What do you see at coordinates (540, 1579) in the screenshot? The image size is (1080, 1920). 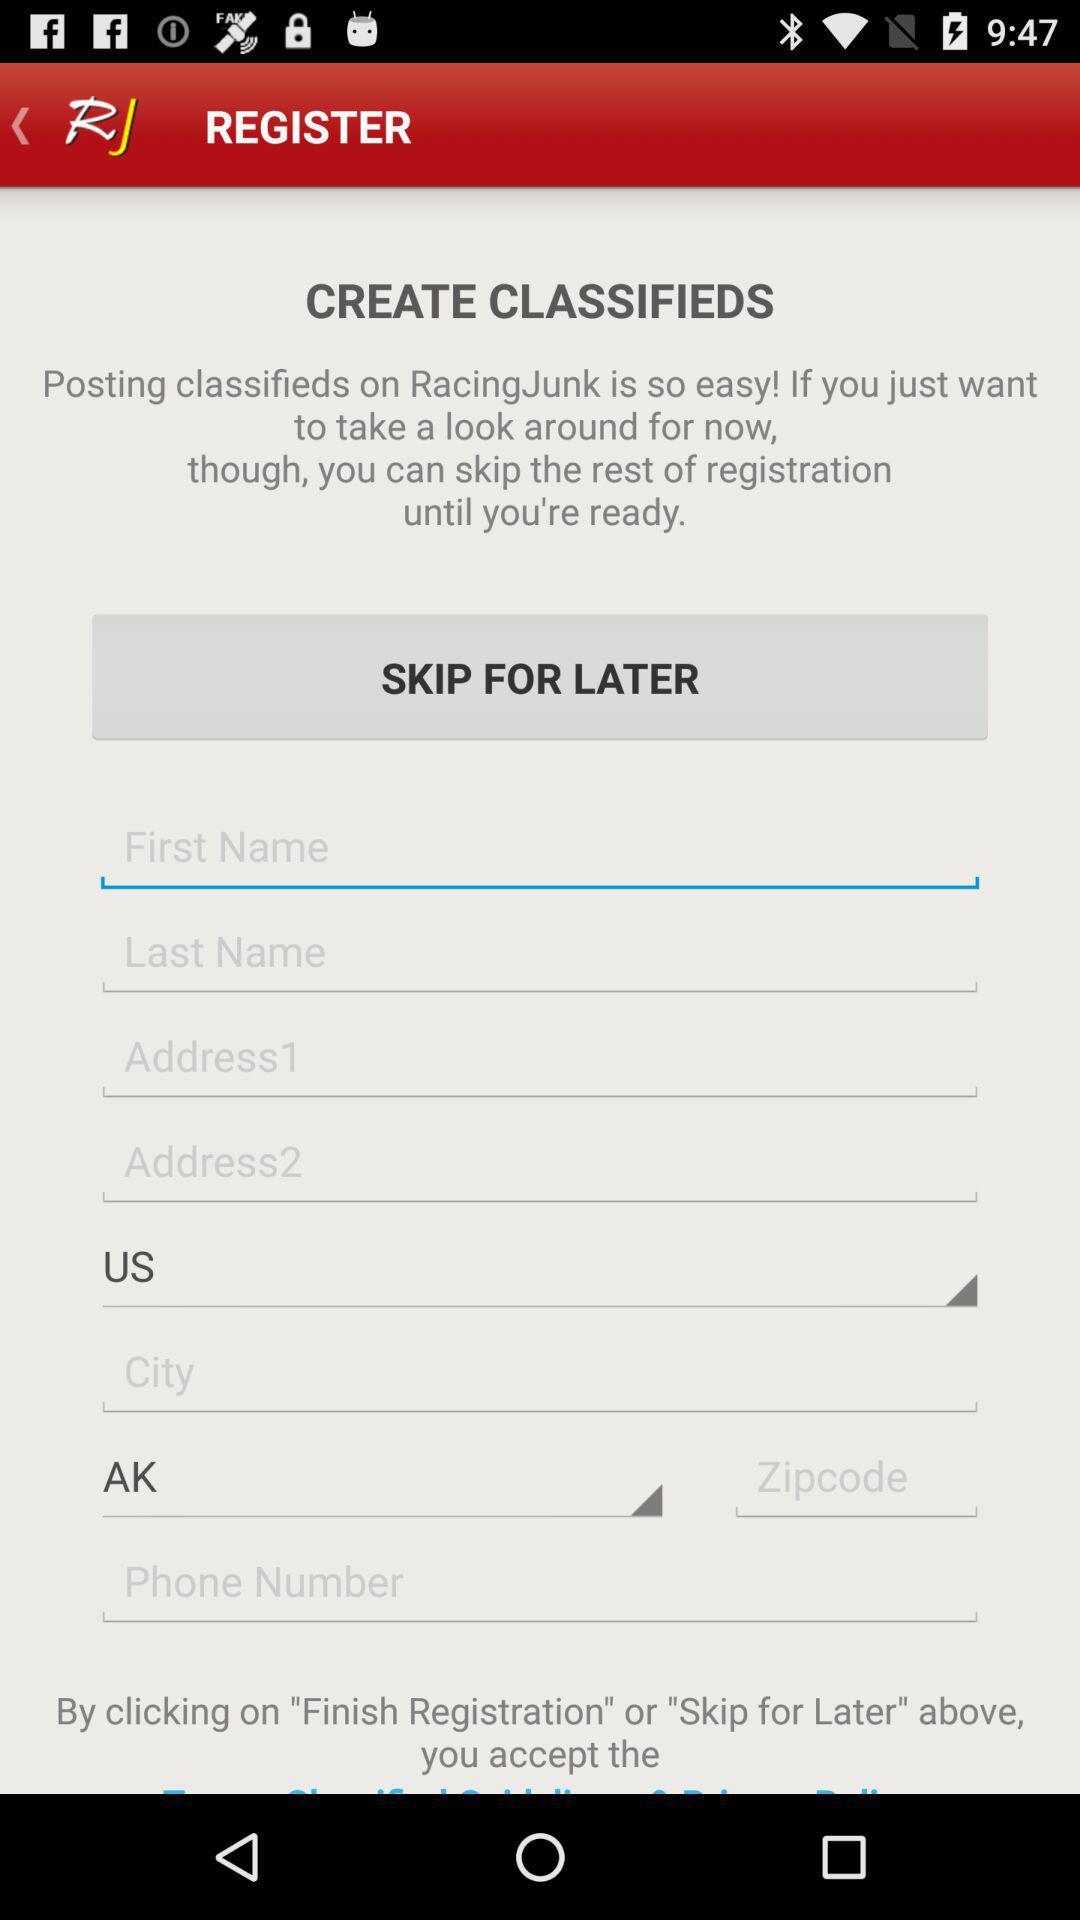 I see `phone number` at bounding box center [540, 1579].